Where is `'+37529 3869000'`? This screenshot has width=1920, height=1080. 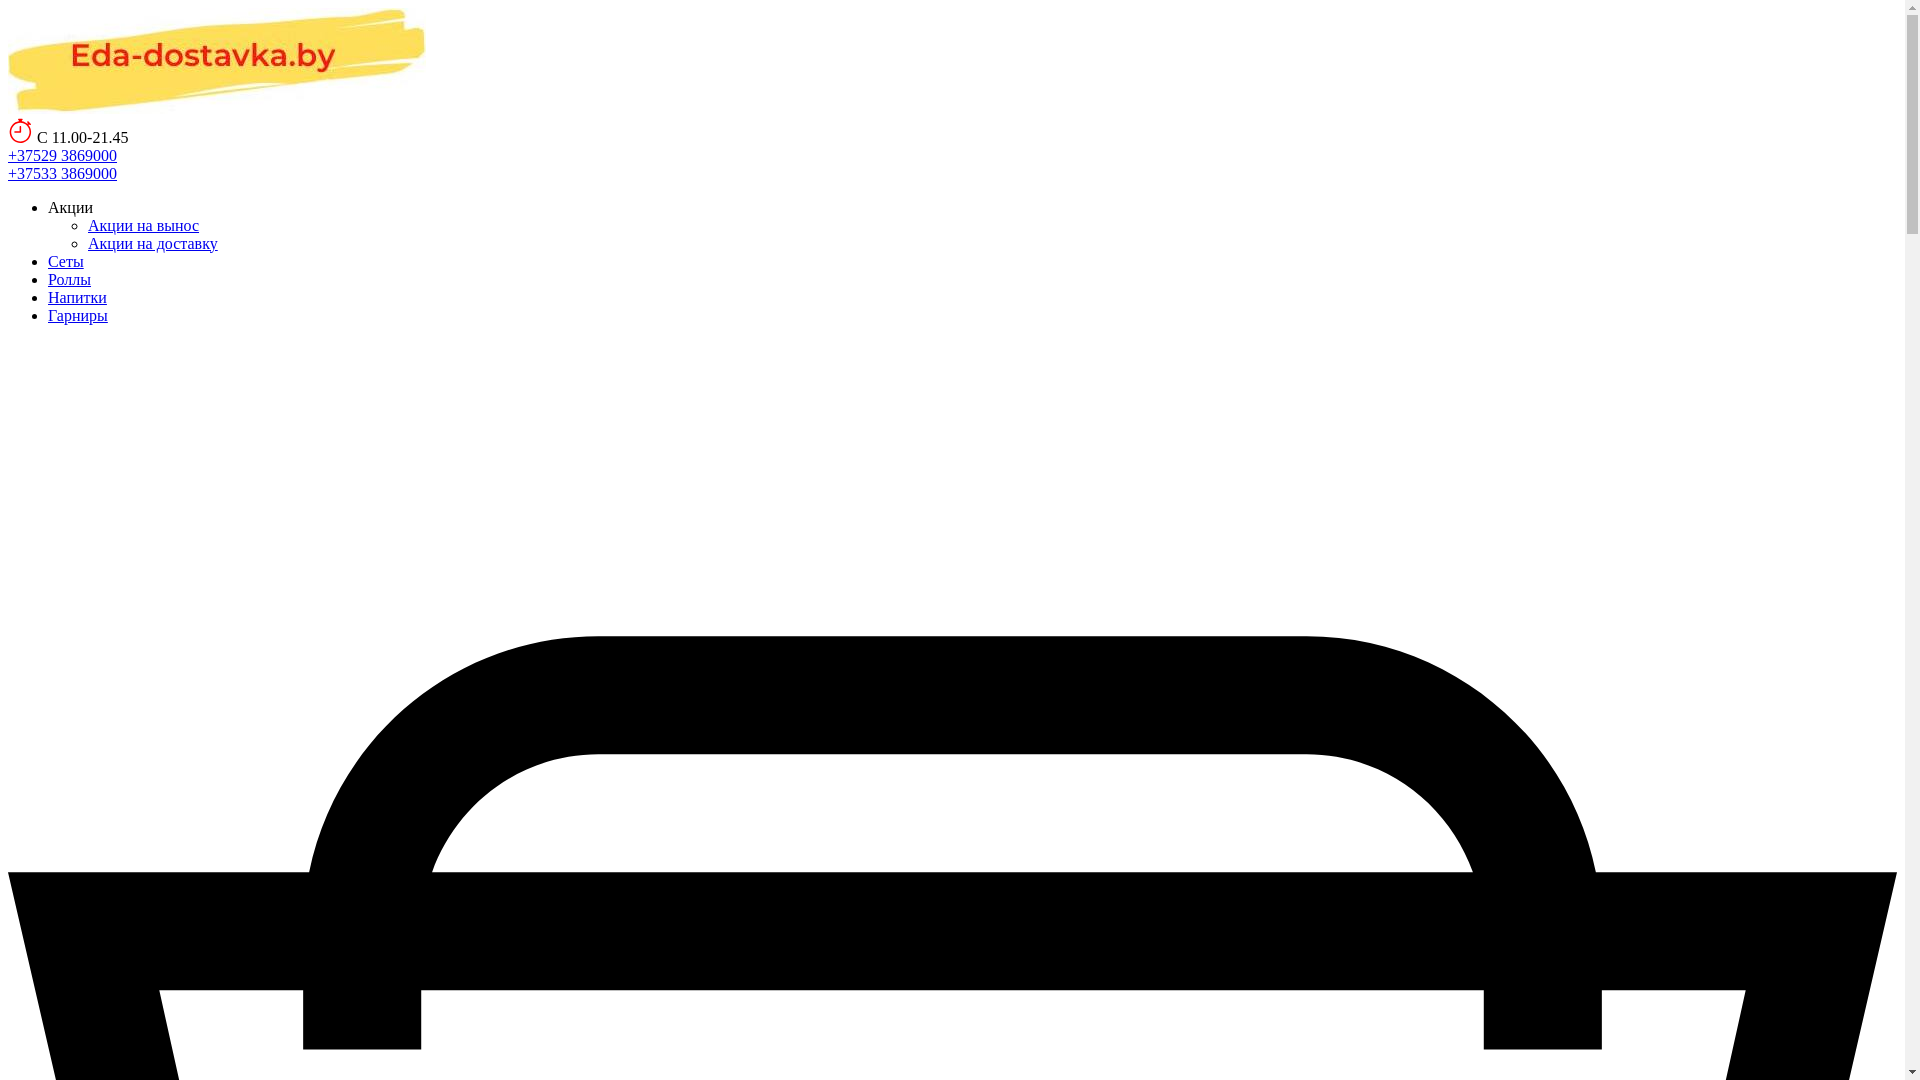 '+37529 3869000' is located at coordinates (62, 153).